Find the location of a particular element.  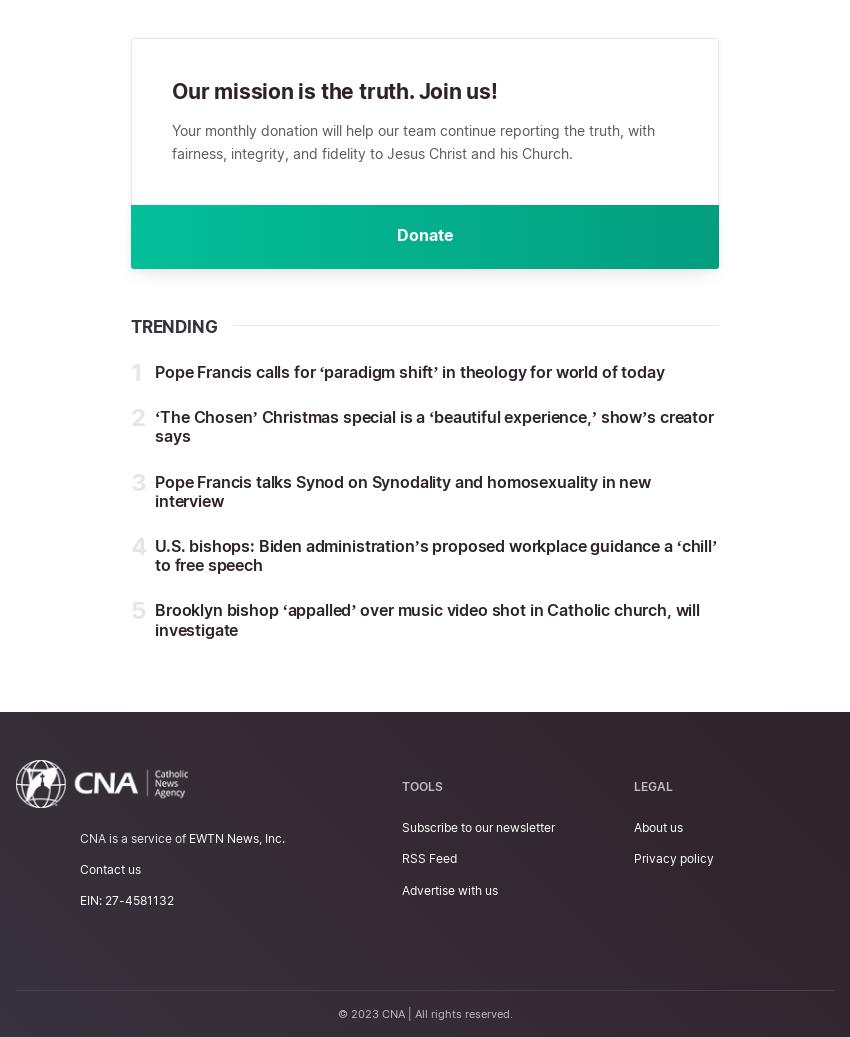

'Contact us' is located at coordinates (79, 869).